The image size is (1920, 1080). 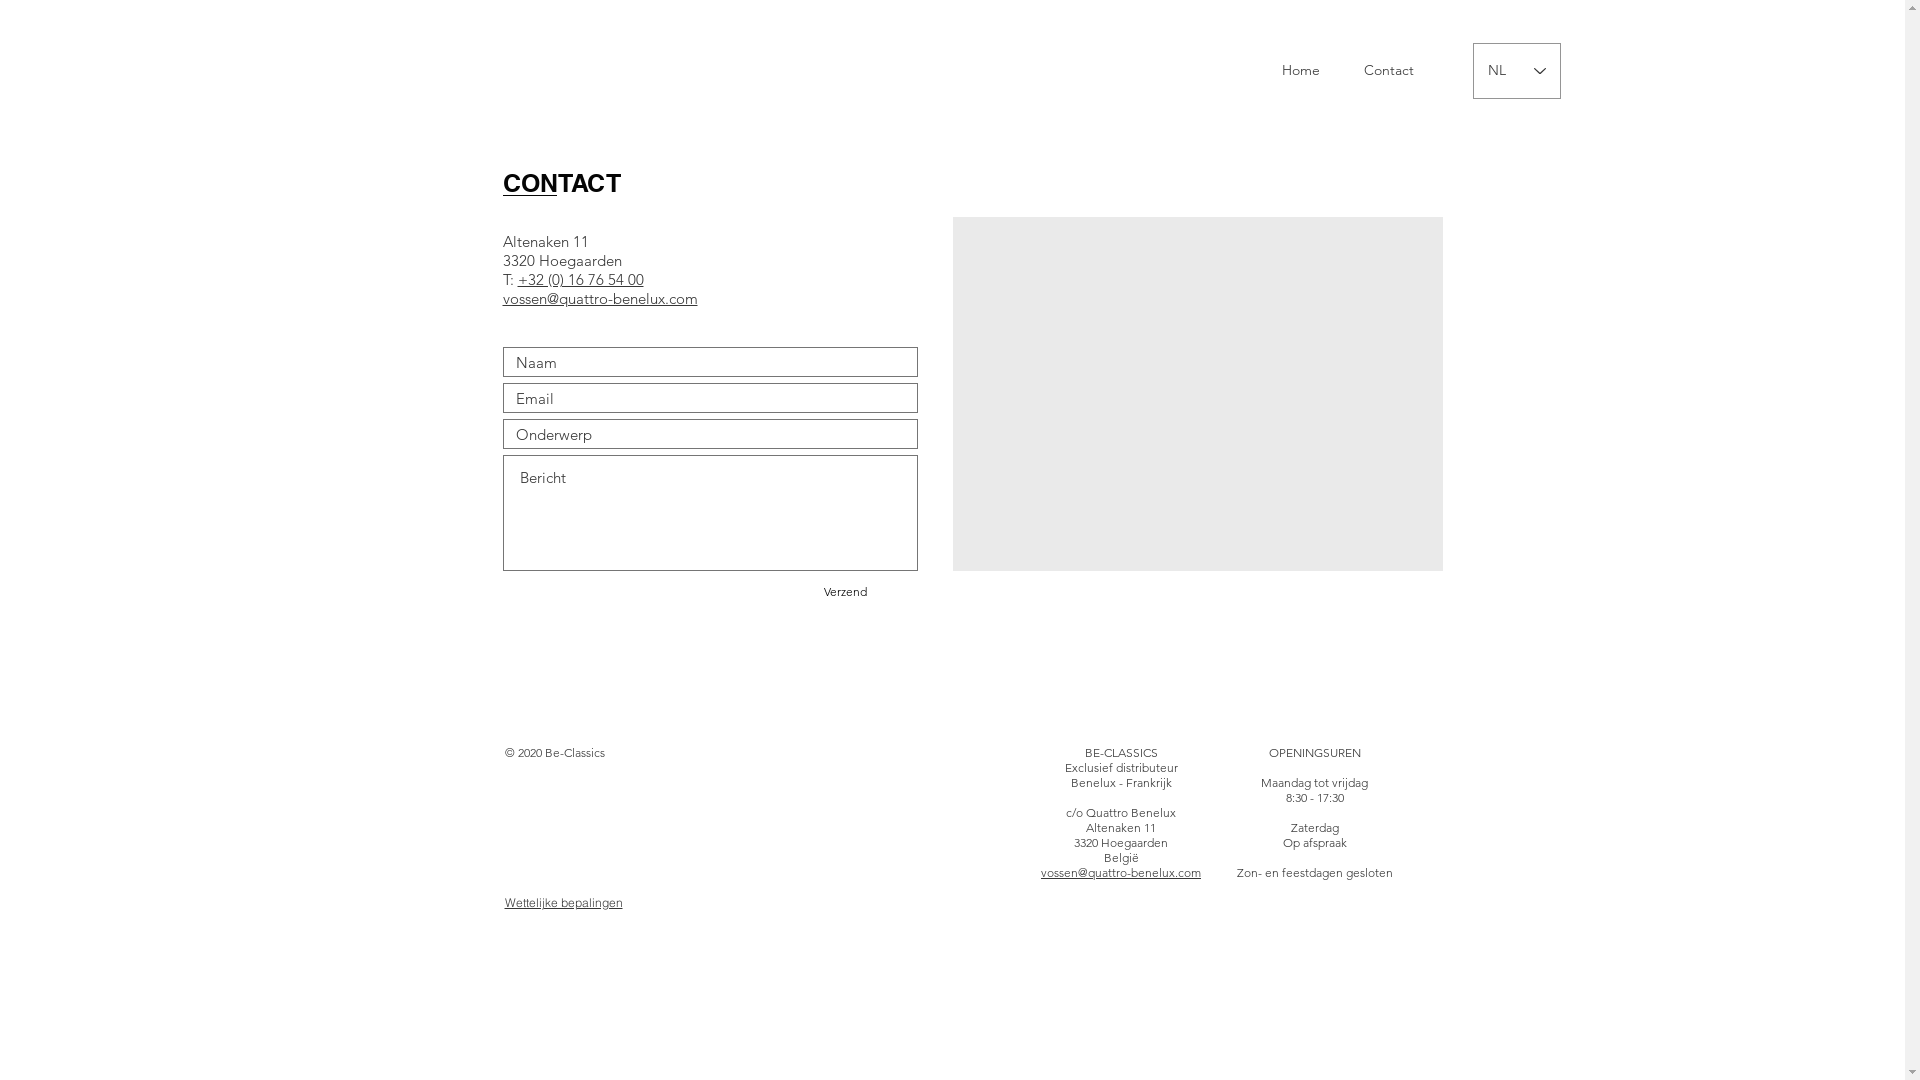 What do you see at coordinates (1300, 69) in the screenshot?
I see `'Home'` at bounding box center [1300, 69].